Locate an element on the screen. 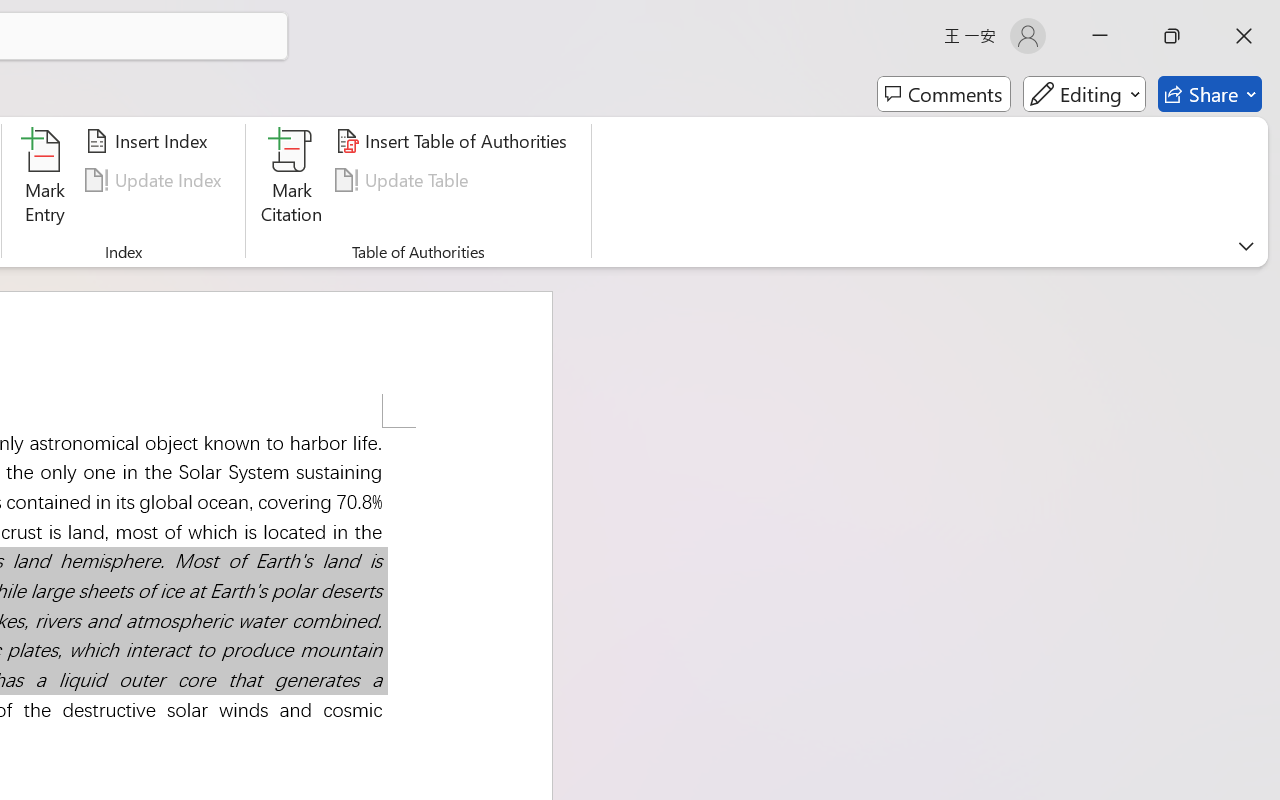 The height and width of the screenshot is (800, 1280). 'Mark Citation...' is located at coordinates (291, 179).